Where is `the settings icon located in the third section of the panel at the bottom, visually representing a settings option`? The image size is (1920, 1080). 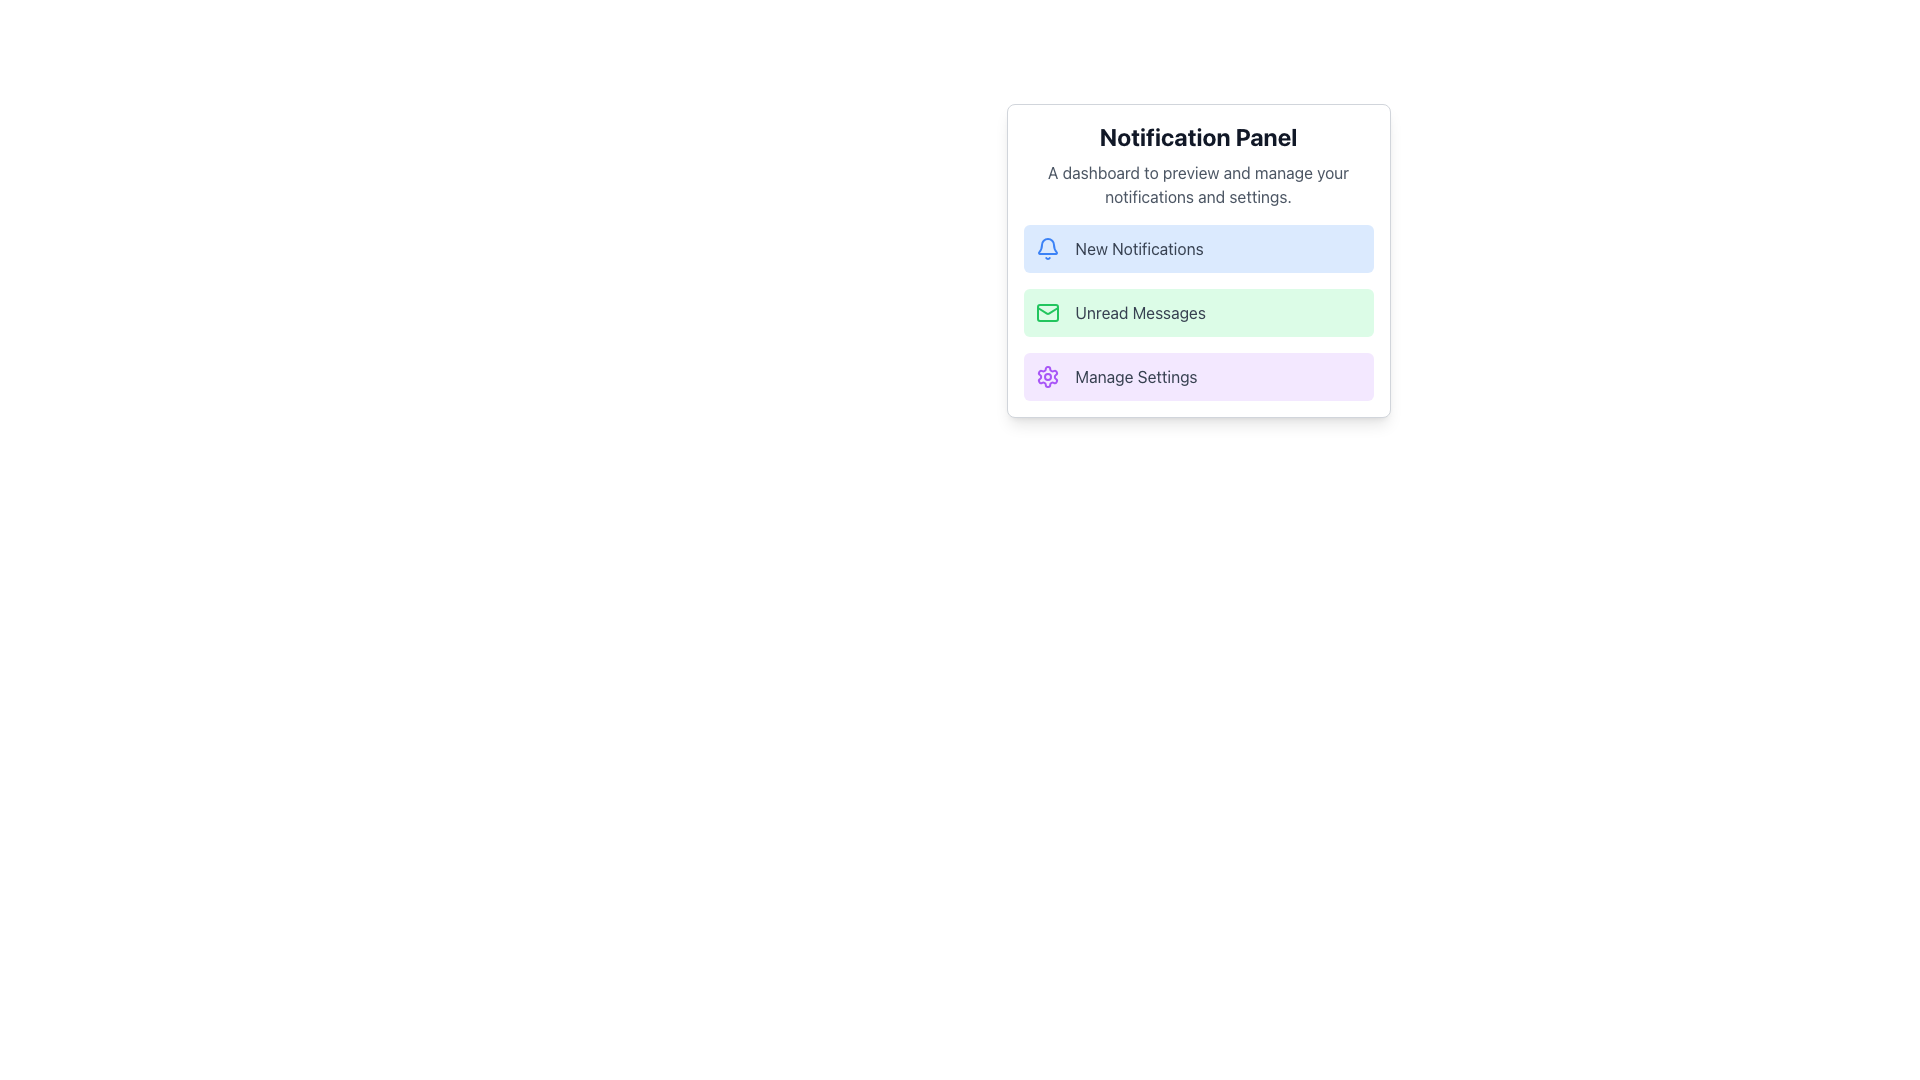
the settings icon located in the third section of the panel at the bottom, visually representing a settings option is located at coordinates (1046, 377).